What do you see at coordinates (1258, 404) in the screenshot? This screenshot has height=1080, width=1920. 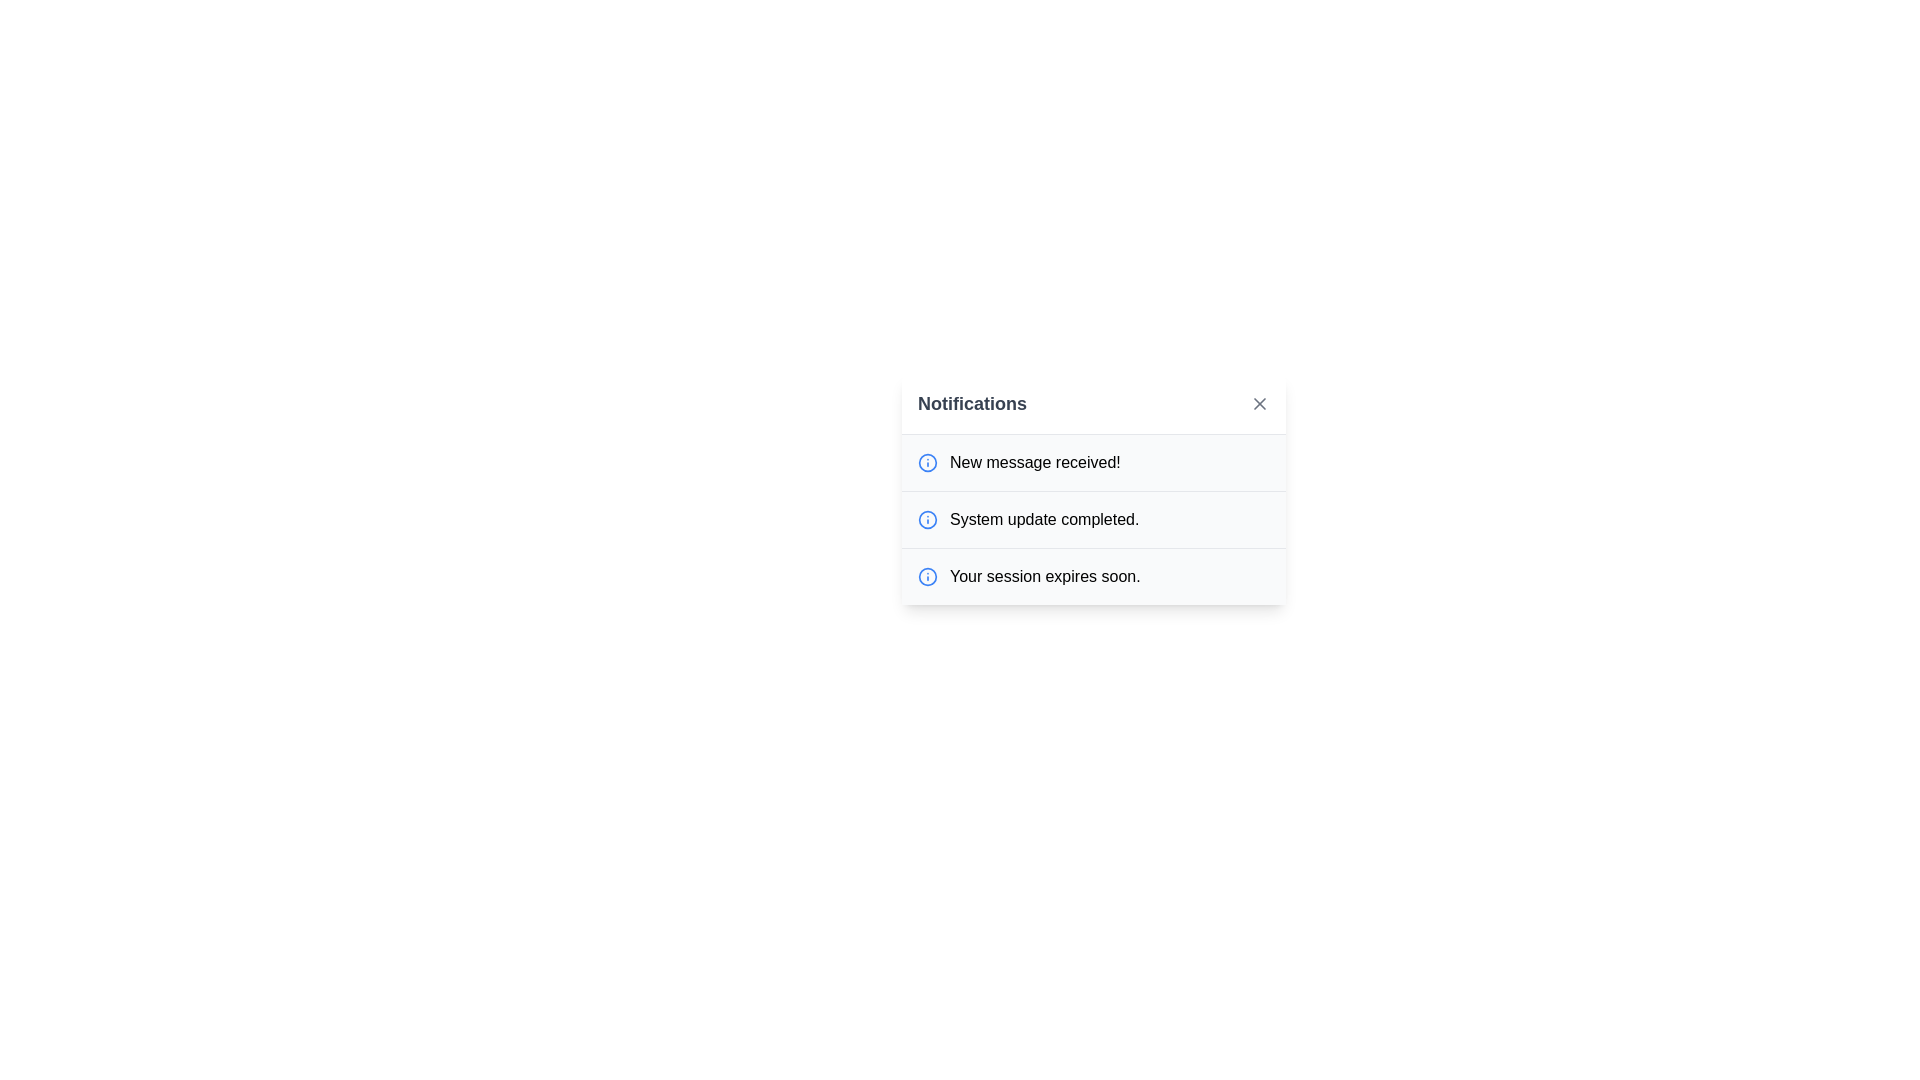 I see `the close/dismiss button icon located in the top-right corner of the notifications panel header to trigger the tooltip` at bounding box center [1258, 404].